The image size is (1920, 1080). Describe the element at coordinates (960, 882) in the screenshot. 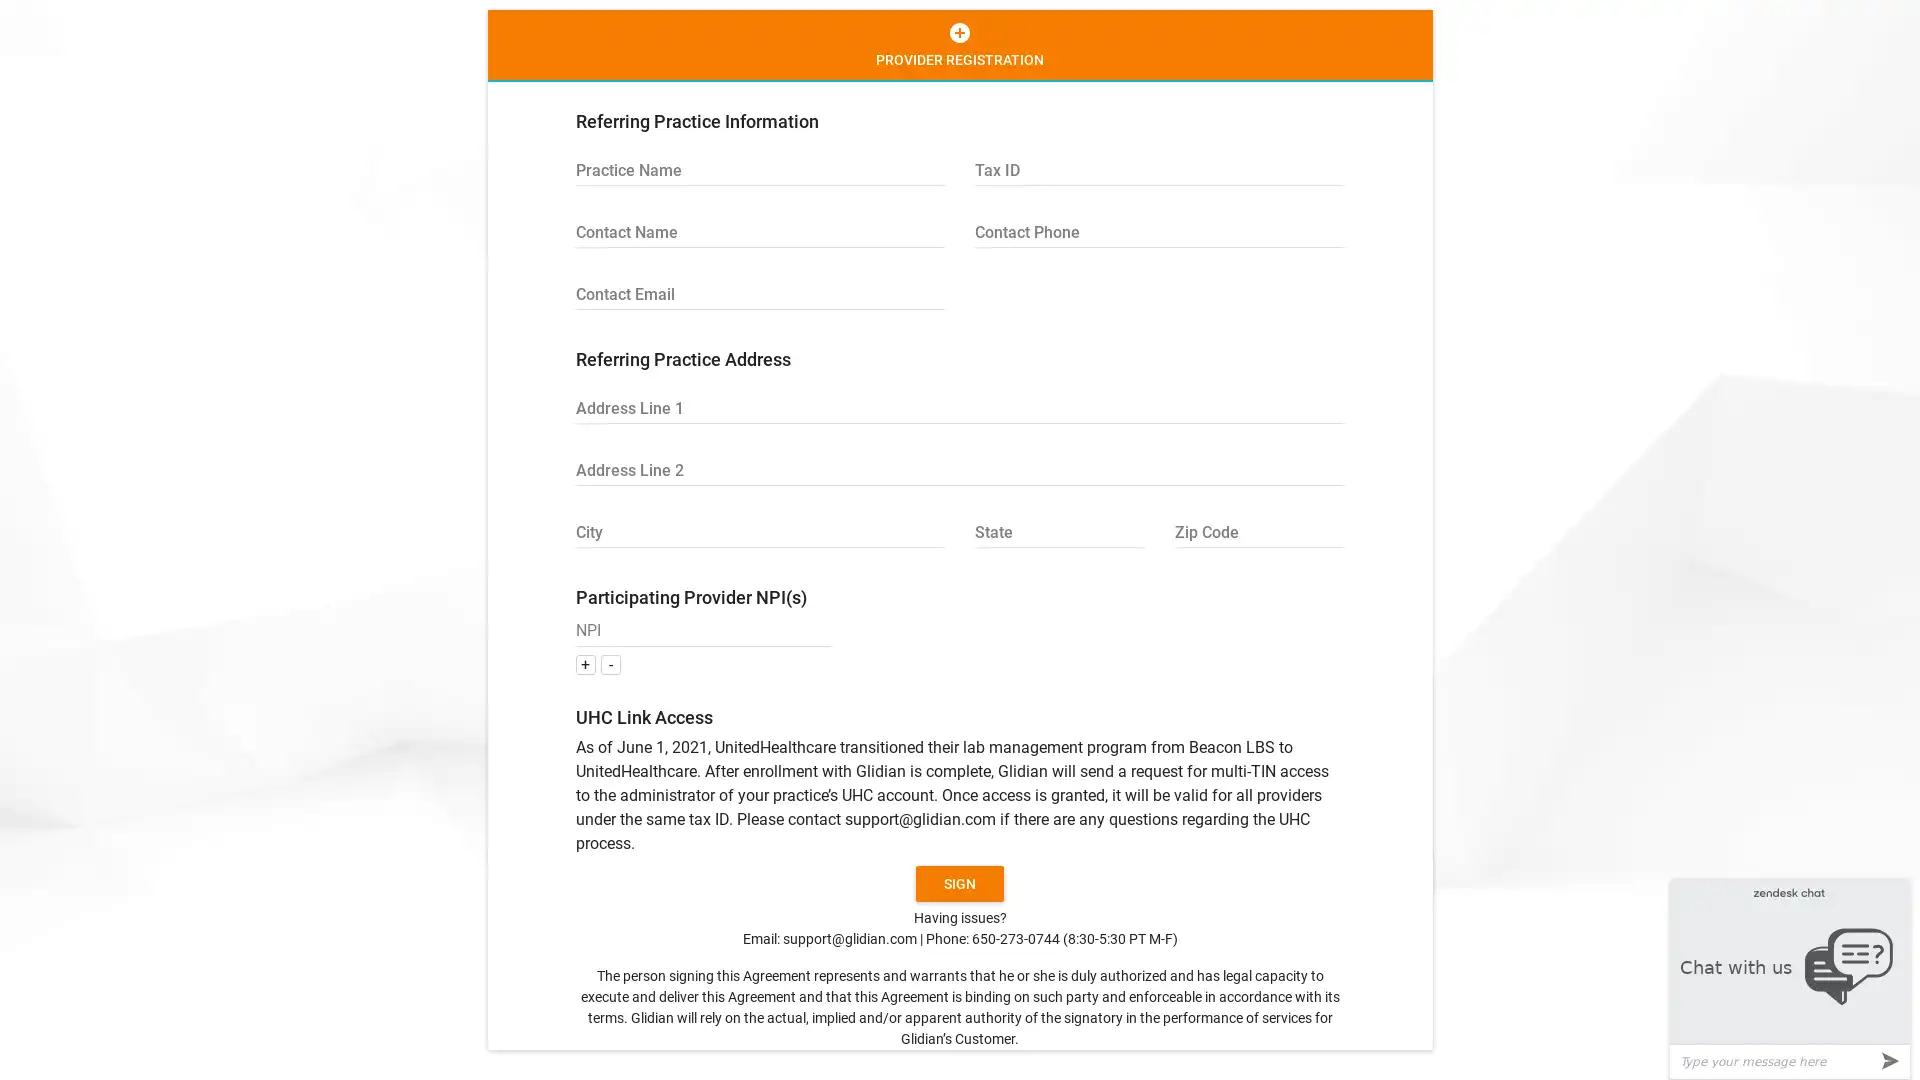

I see `SIGN` at that location.